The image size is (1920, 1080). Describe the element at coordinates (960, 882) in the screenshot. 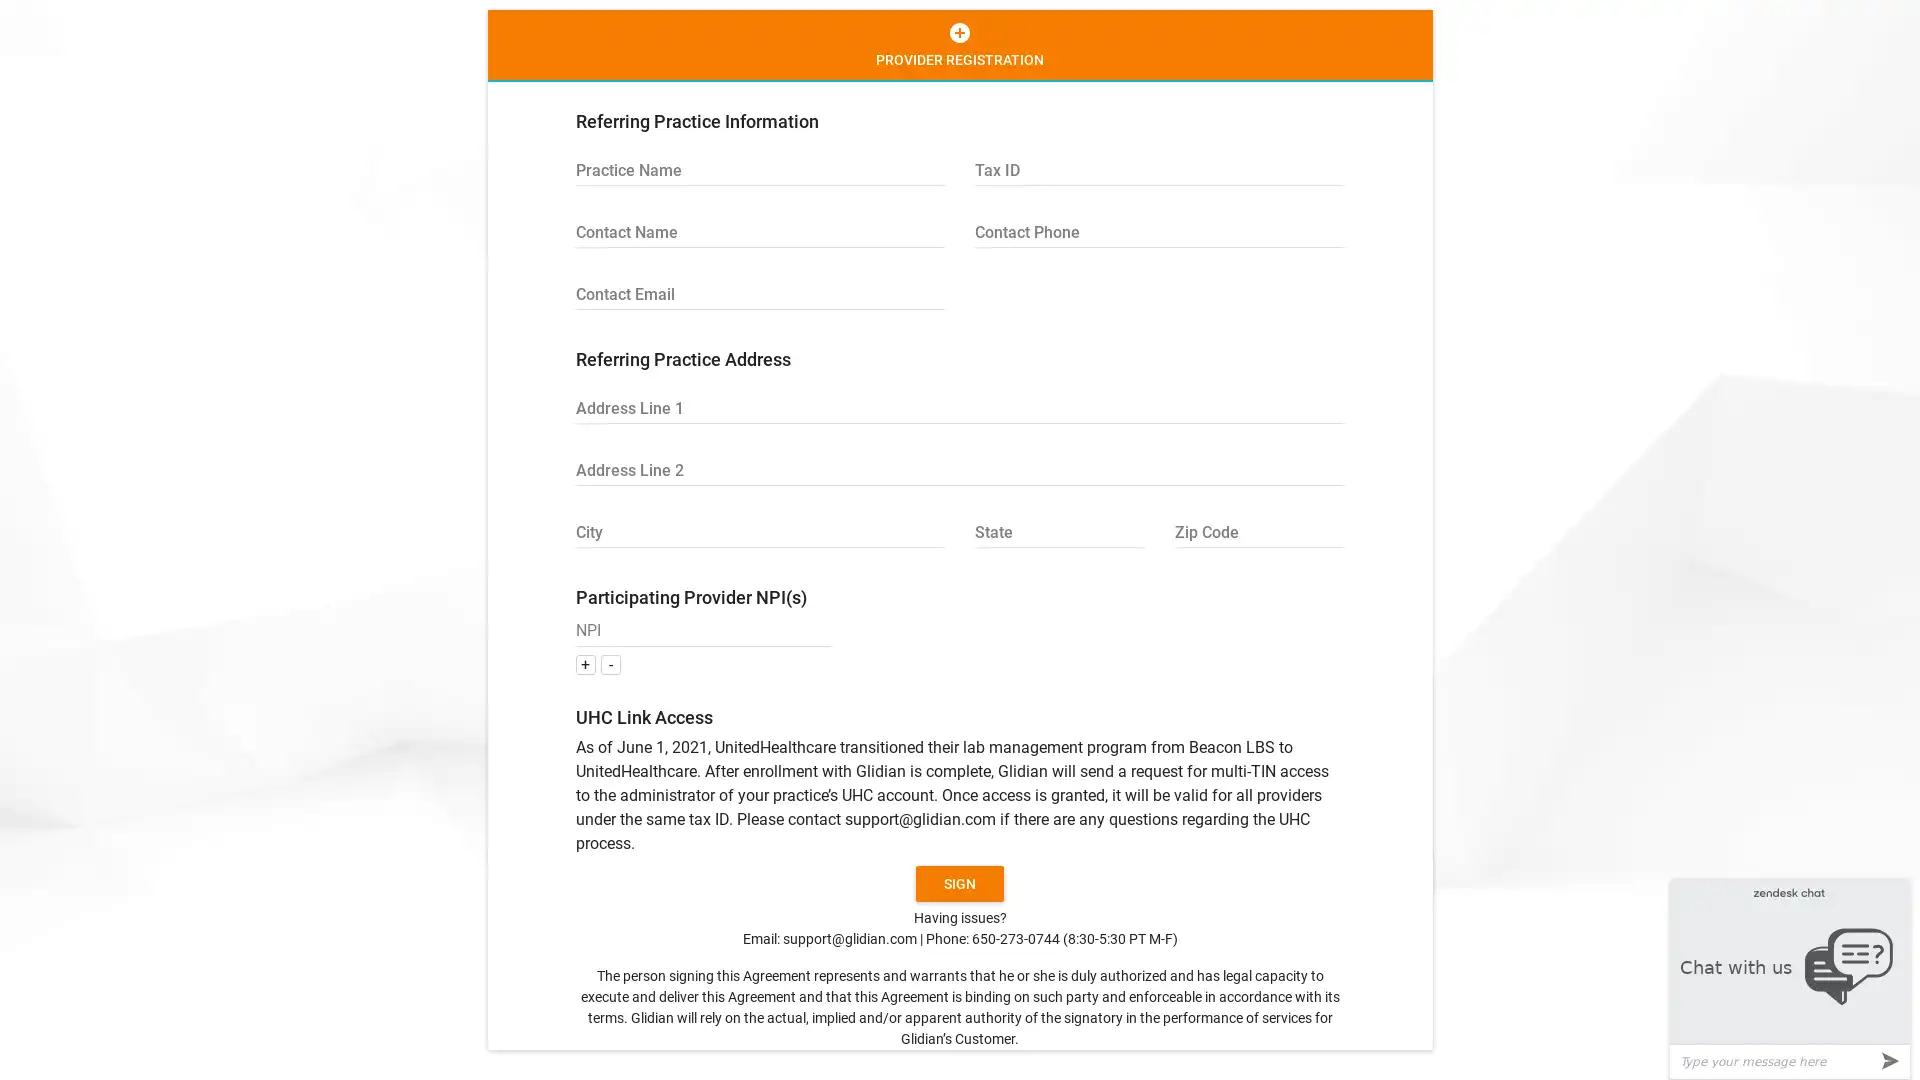

I see `SIGN` at that location.